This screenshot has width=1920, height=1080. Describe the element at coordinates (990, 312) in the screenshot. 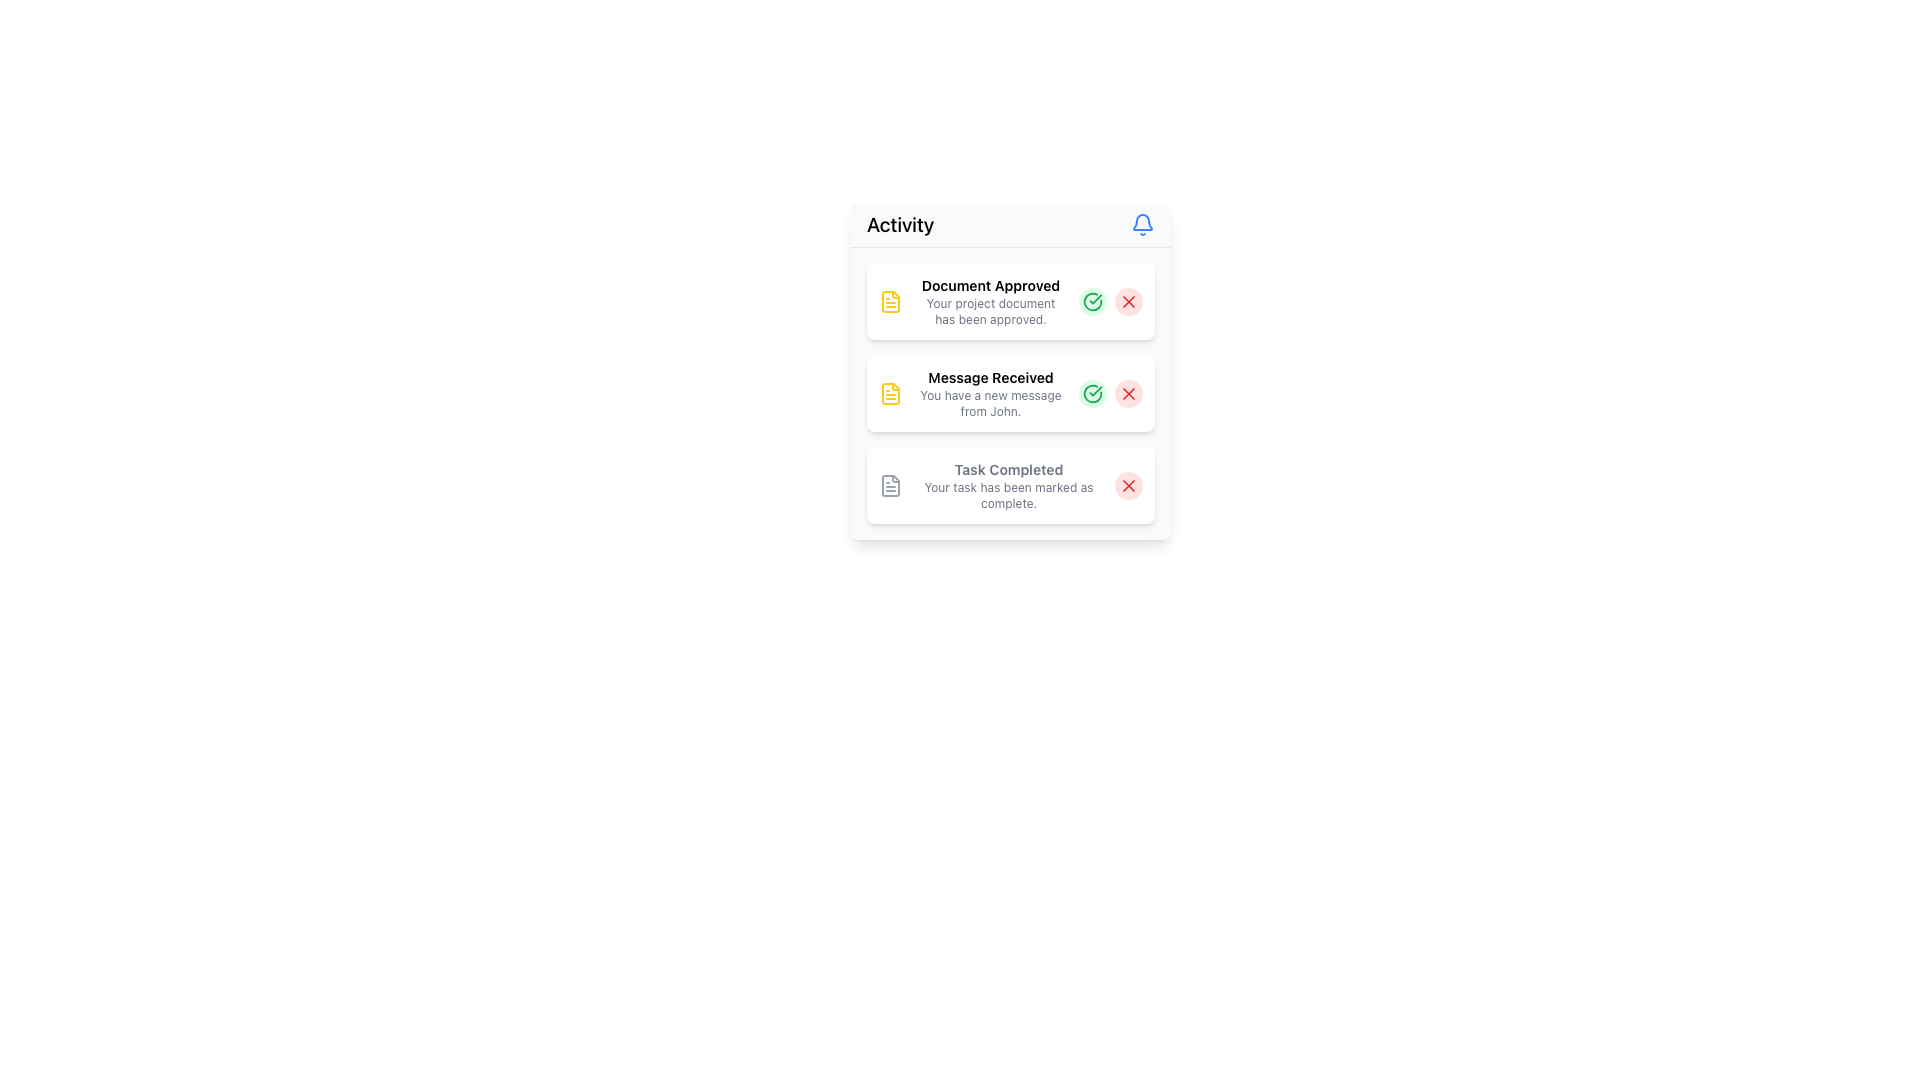

I see `the text label providing additional context for the 'Document Approved' notification located beneath the title in the first notification entry of the 'Activity' module` at that location.